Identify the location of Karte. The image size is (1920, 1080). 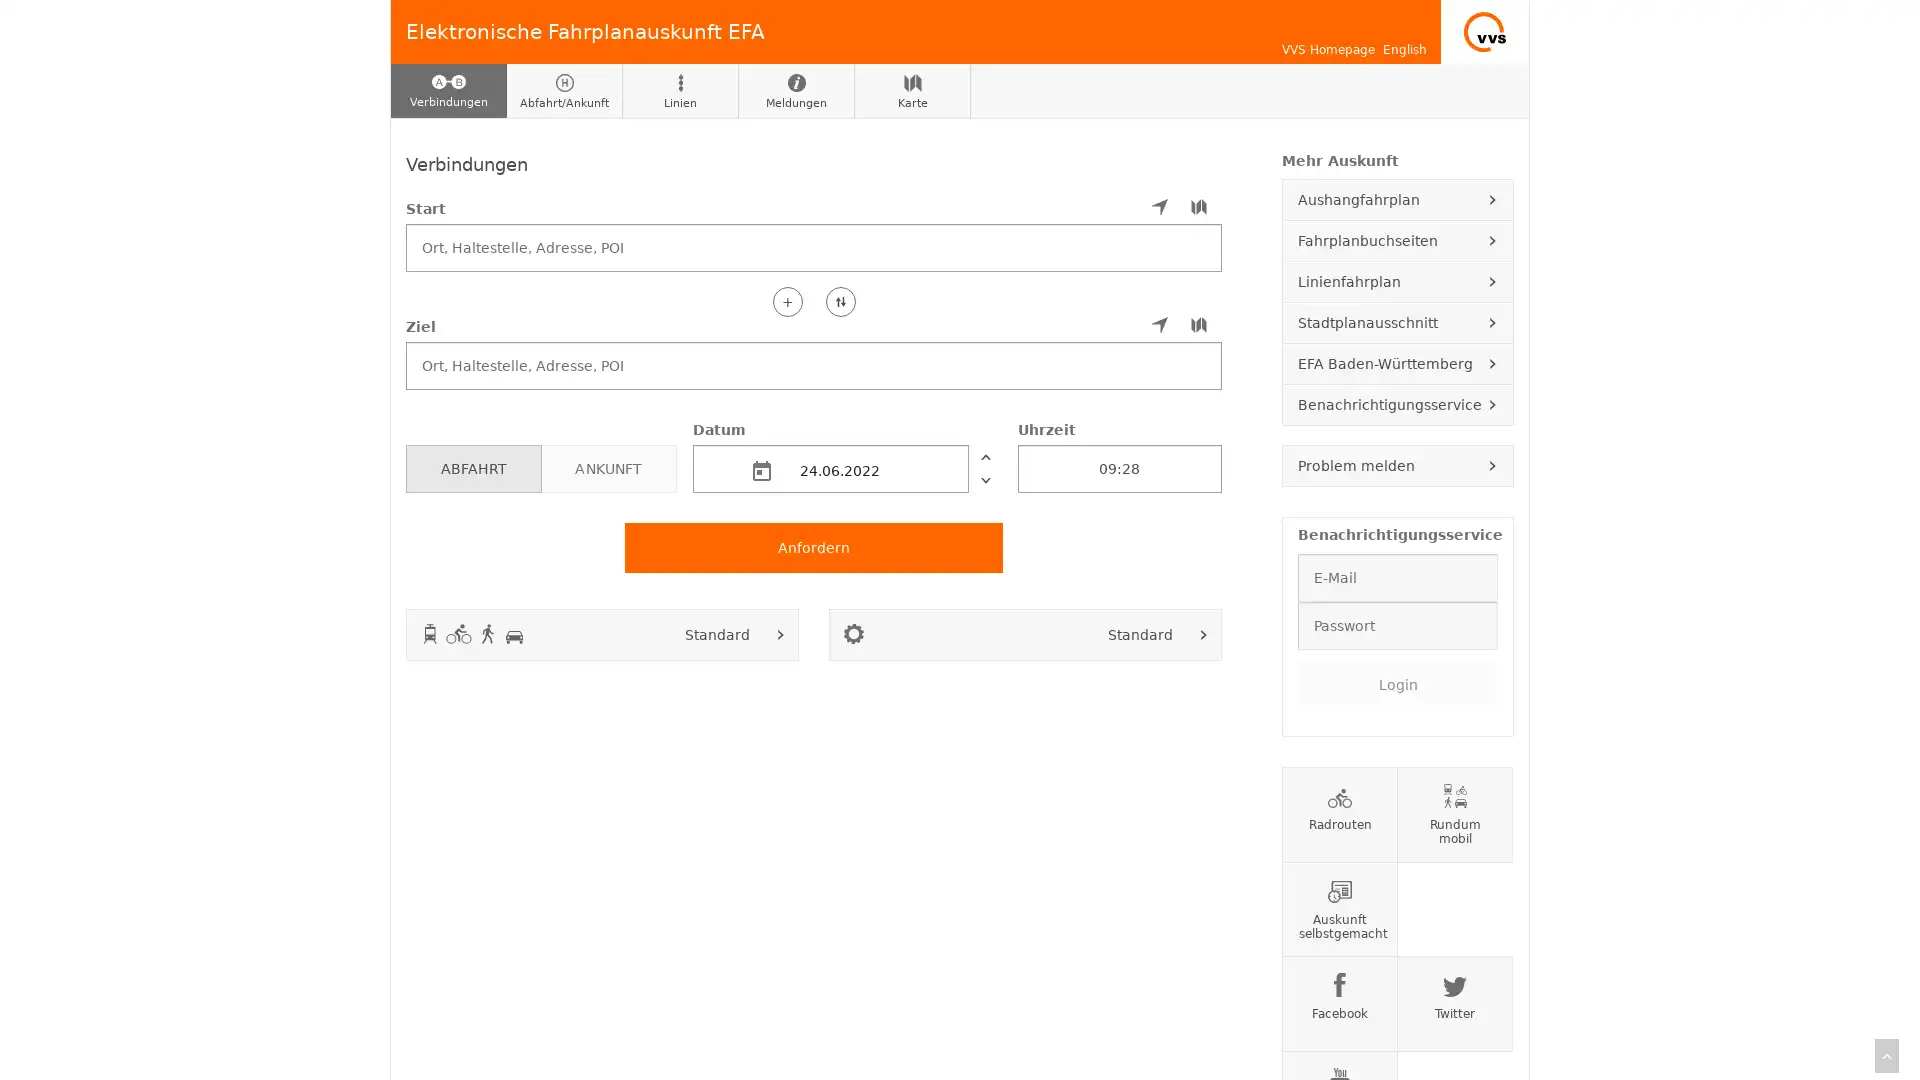
(911, 91).